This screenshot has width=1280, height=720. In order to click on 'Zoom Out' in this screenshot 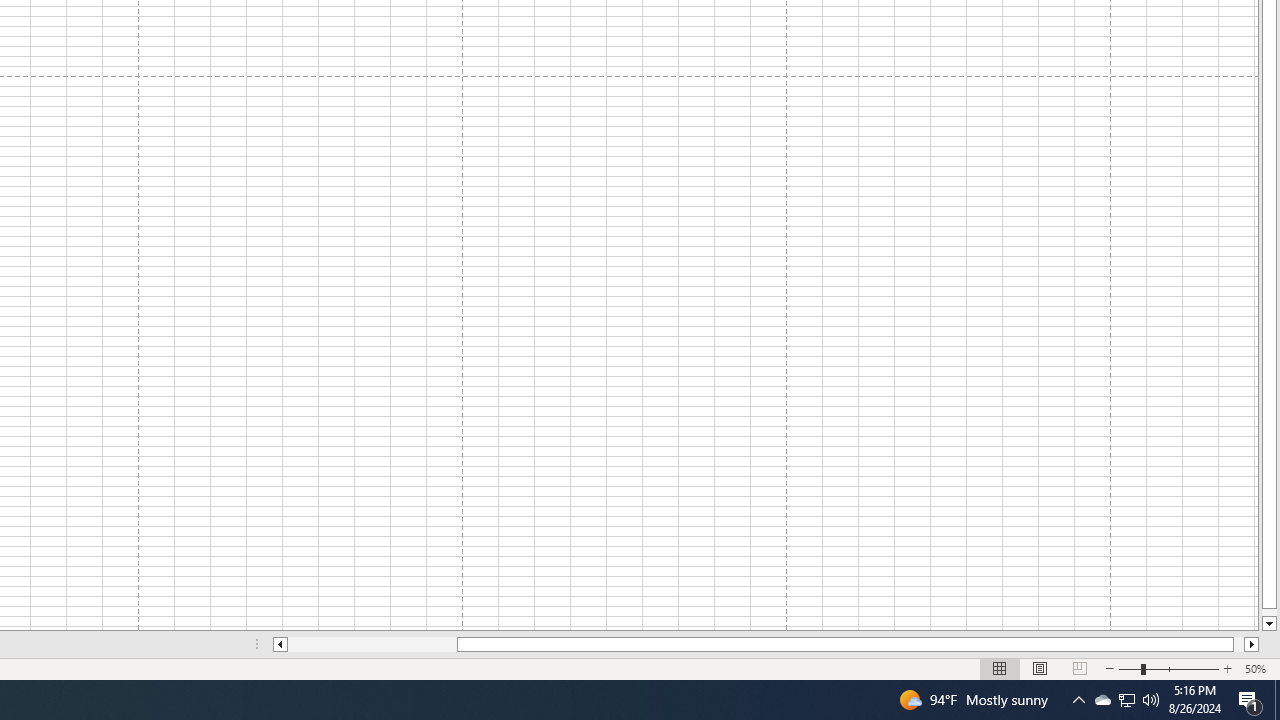, I will do `click(1129, 669)`.